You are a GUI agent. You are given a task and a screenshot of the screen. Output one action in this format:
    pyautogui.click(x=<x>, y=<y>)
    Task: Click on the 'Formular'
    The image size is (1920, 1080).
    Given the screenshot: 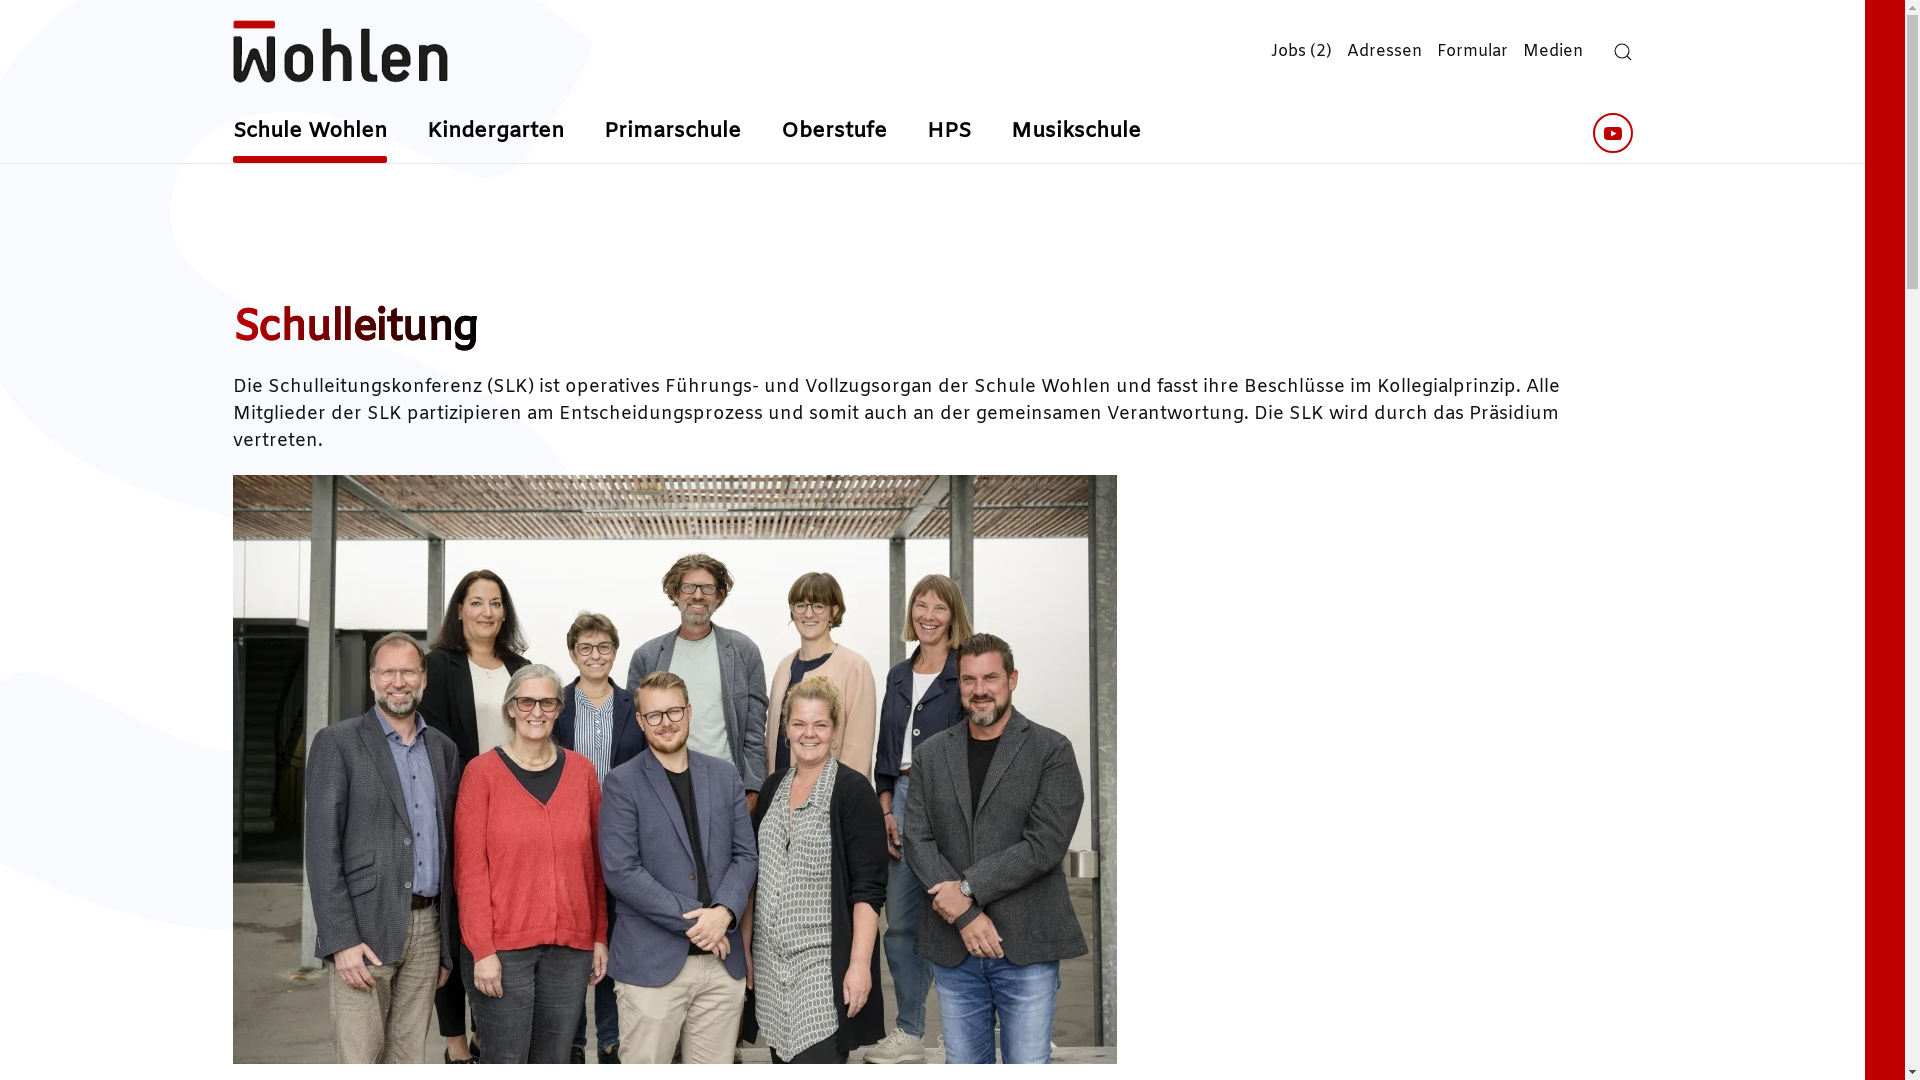 What is the action you would take?
    pyautogui.click(x=1471, y=50)
    